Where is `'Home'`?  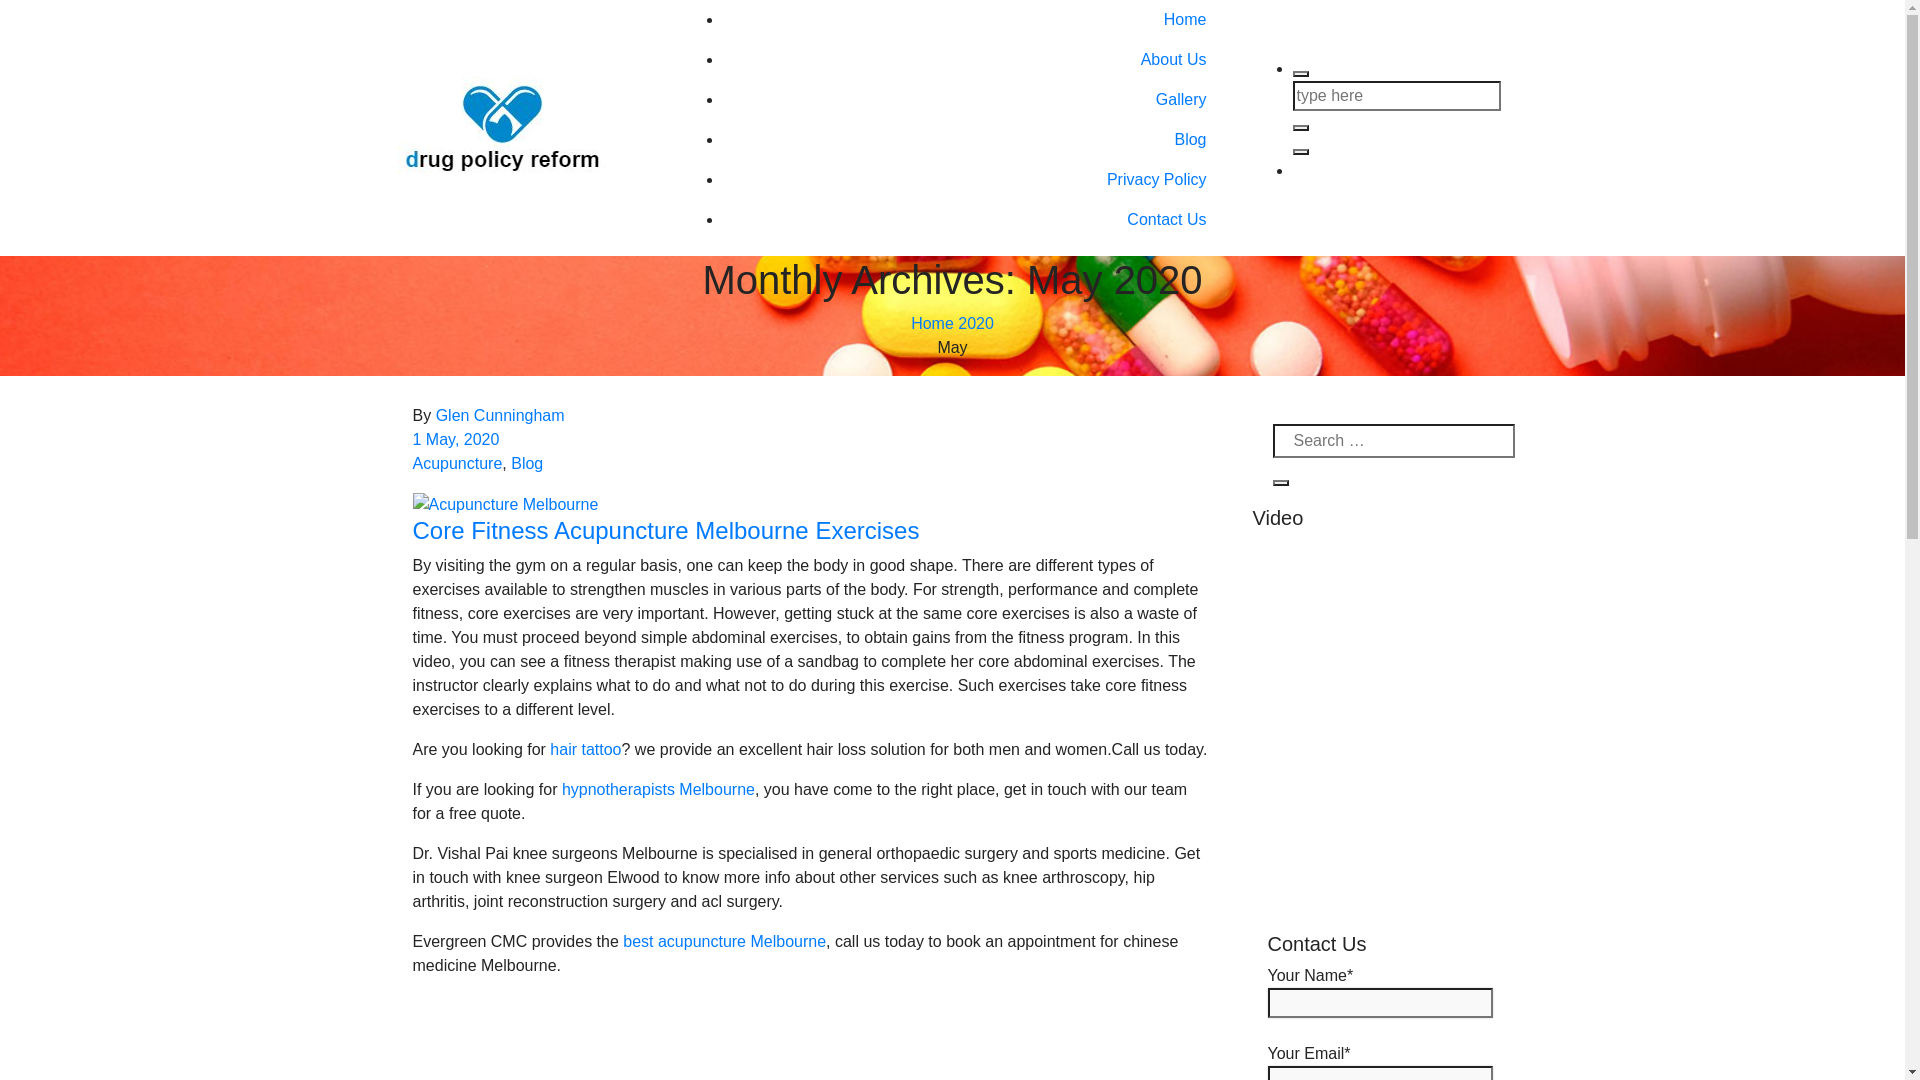 'Home' is located at coordinates (971, 19).